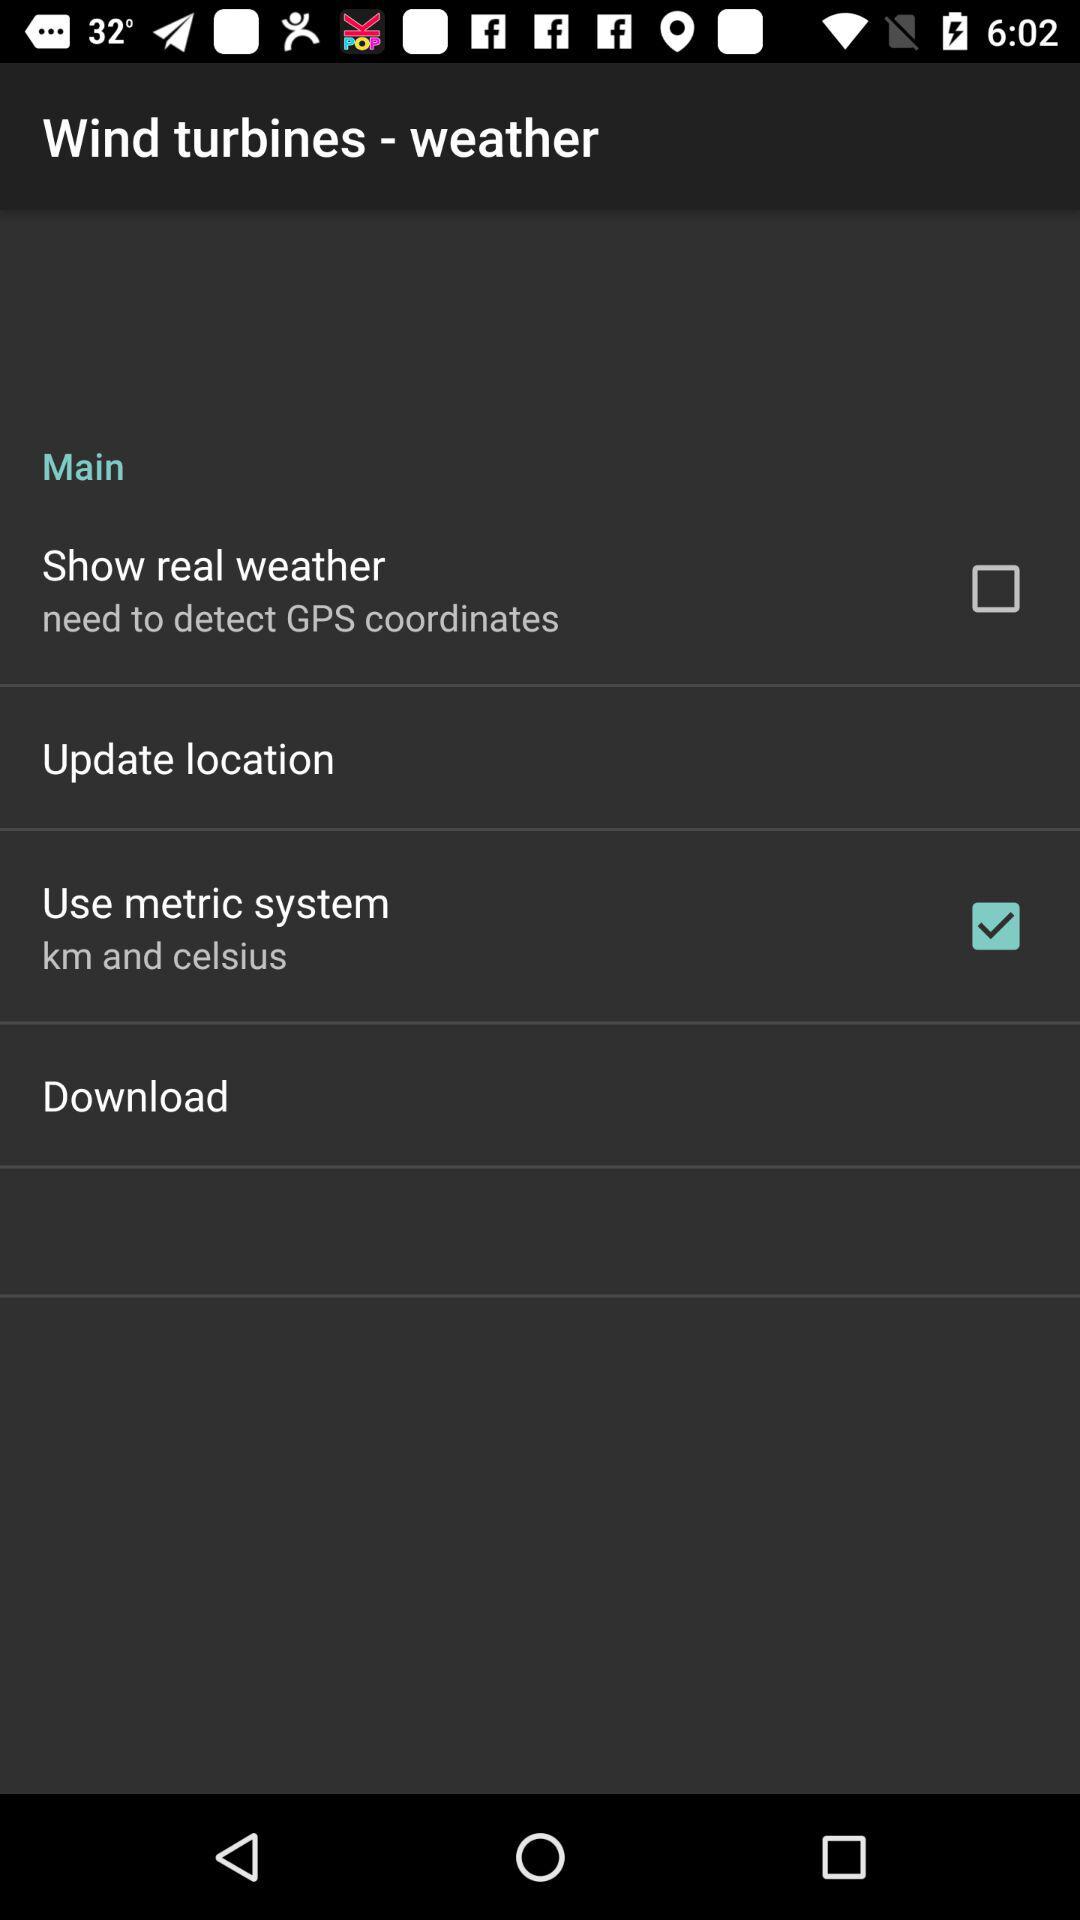 This screenshot has width=1080, height=1920. What do you see at coordinates (135, 1093) in the screenshot?
I see `the download item` at bounding box center [135, 1093].